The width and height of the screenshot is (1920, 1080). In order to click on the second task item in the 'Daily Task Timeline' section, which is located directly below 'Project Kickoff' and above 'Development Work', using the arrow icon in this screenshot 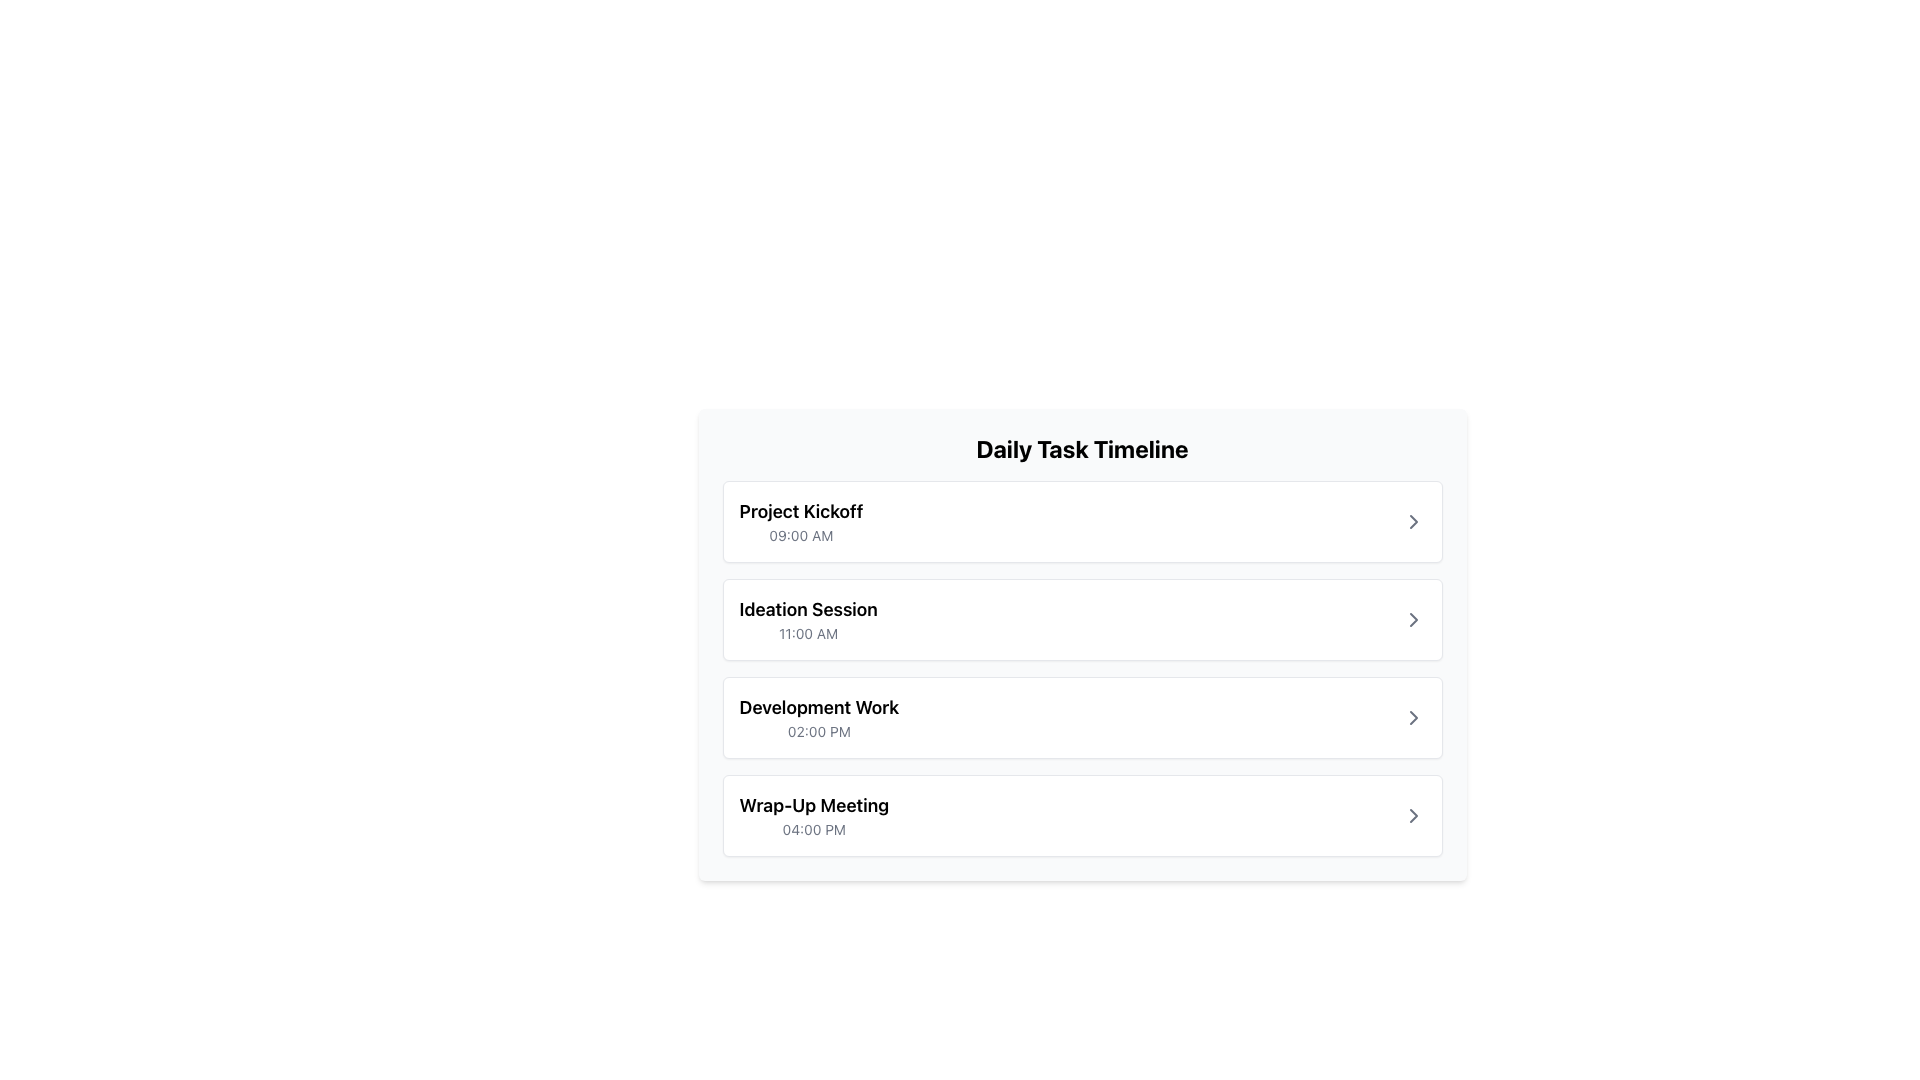, I will do `click(1081, 619)`.